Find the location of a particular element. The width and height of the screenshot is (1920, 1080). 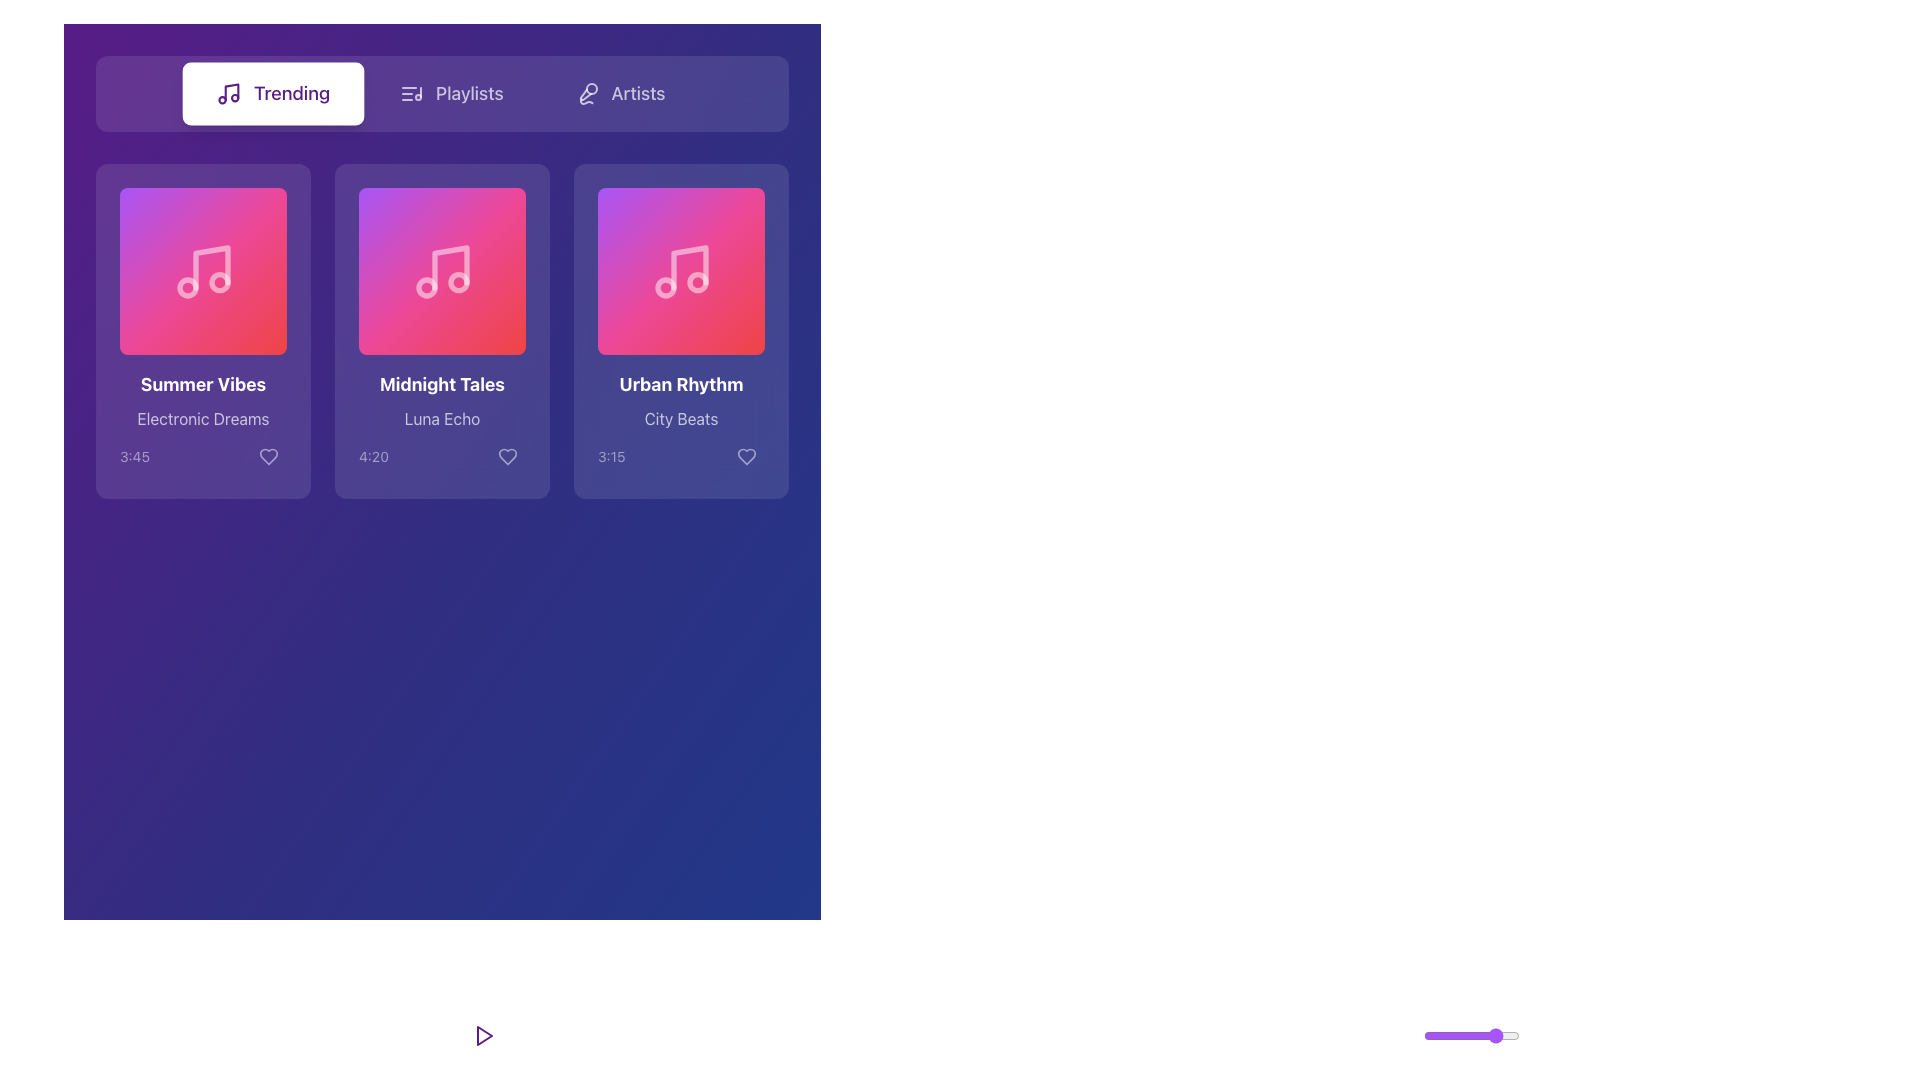

the text block representing the title, artist, and duration of a music track in the first card of the 'Trending' section is located at coordinates (203, 422).